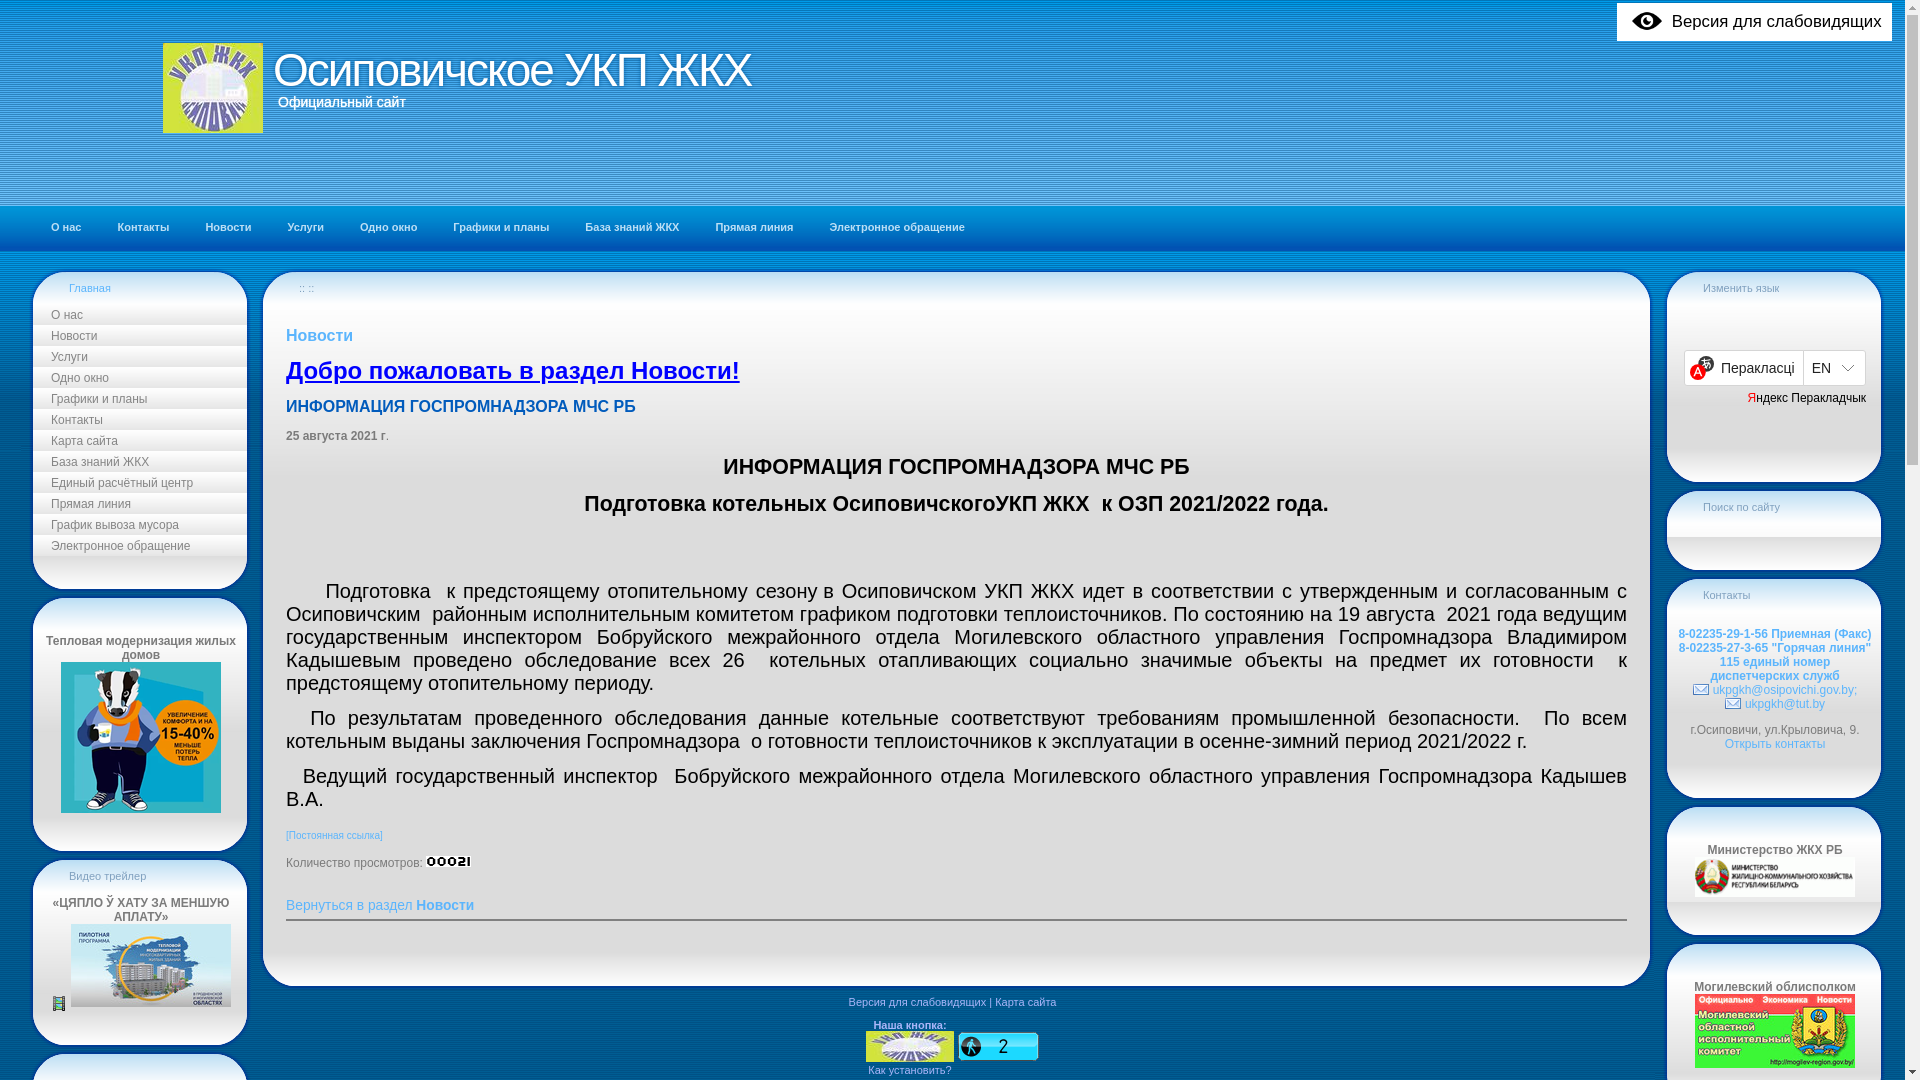 The image size is (1920, 1080). I want to click on 'Click to see what's popular on this site!', so click(998, 1045).